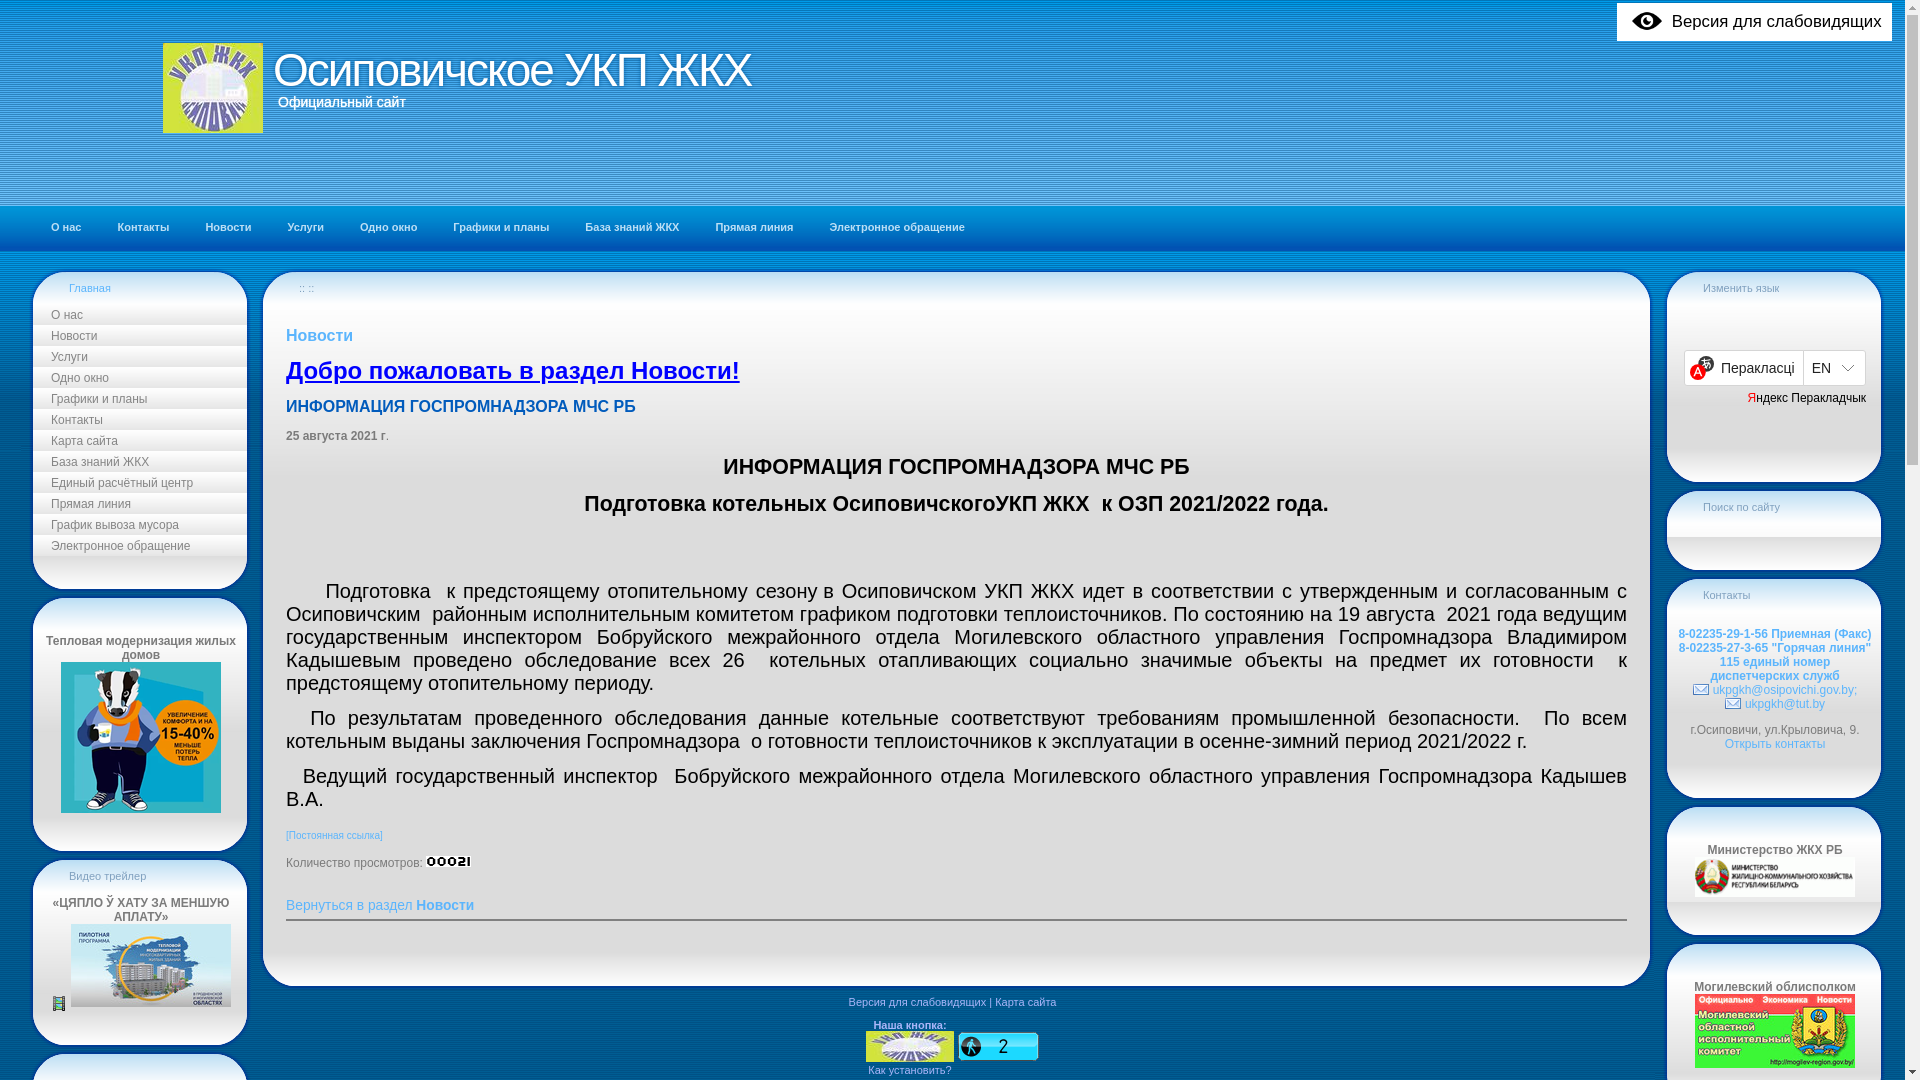 The image size is (1920, 1080). I want to click on 'Click to see what's popular on this site!', so click(998, 1045).